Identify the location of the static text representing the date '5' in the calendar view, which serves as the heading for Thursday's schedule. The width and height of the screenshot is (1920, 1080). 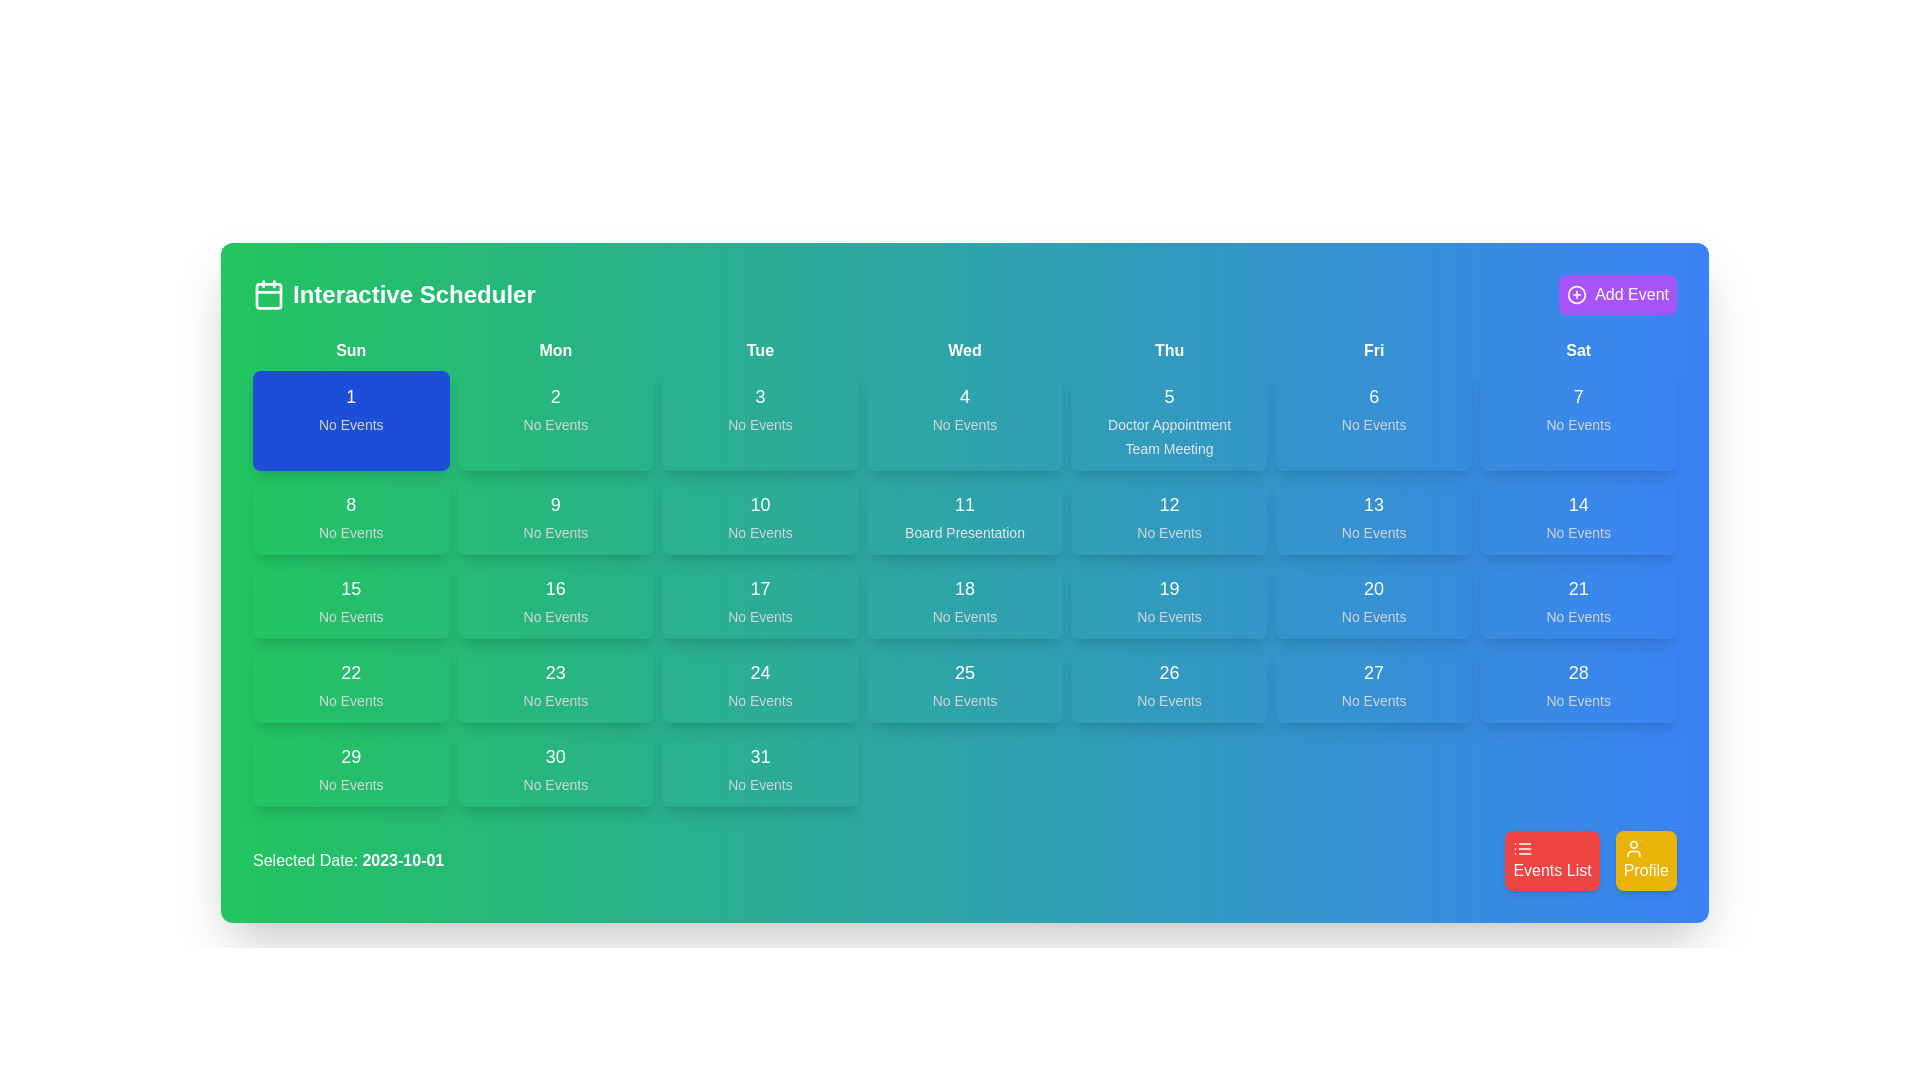
(1169, 397).